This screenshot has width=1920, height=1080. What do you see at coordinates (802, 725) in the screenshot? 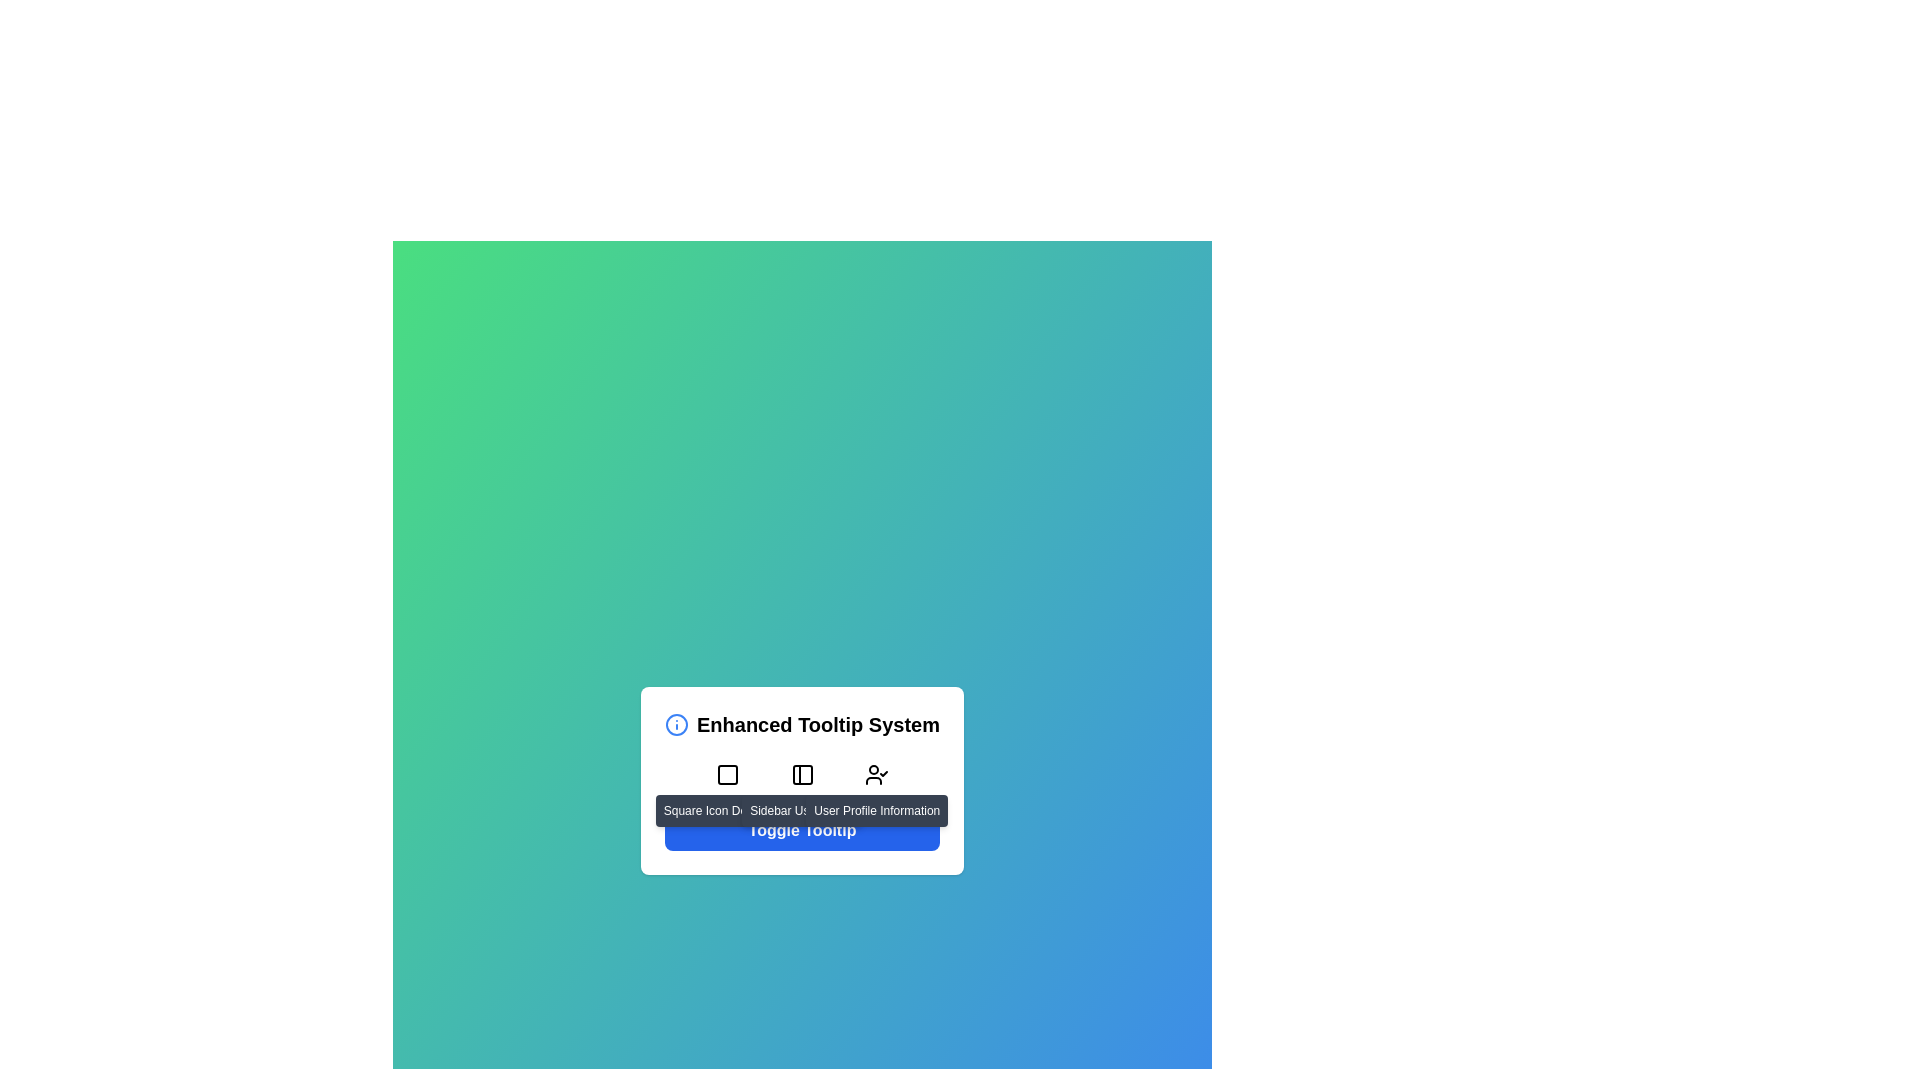
I see `the text label 'Enhanced Tooltip System' located to the right of the blue circular information icon, which is part of a white rectangular card at the top of the UI` at bounding box center [802, 725].